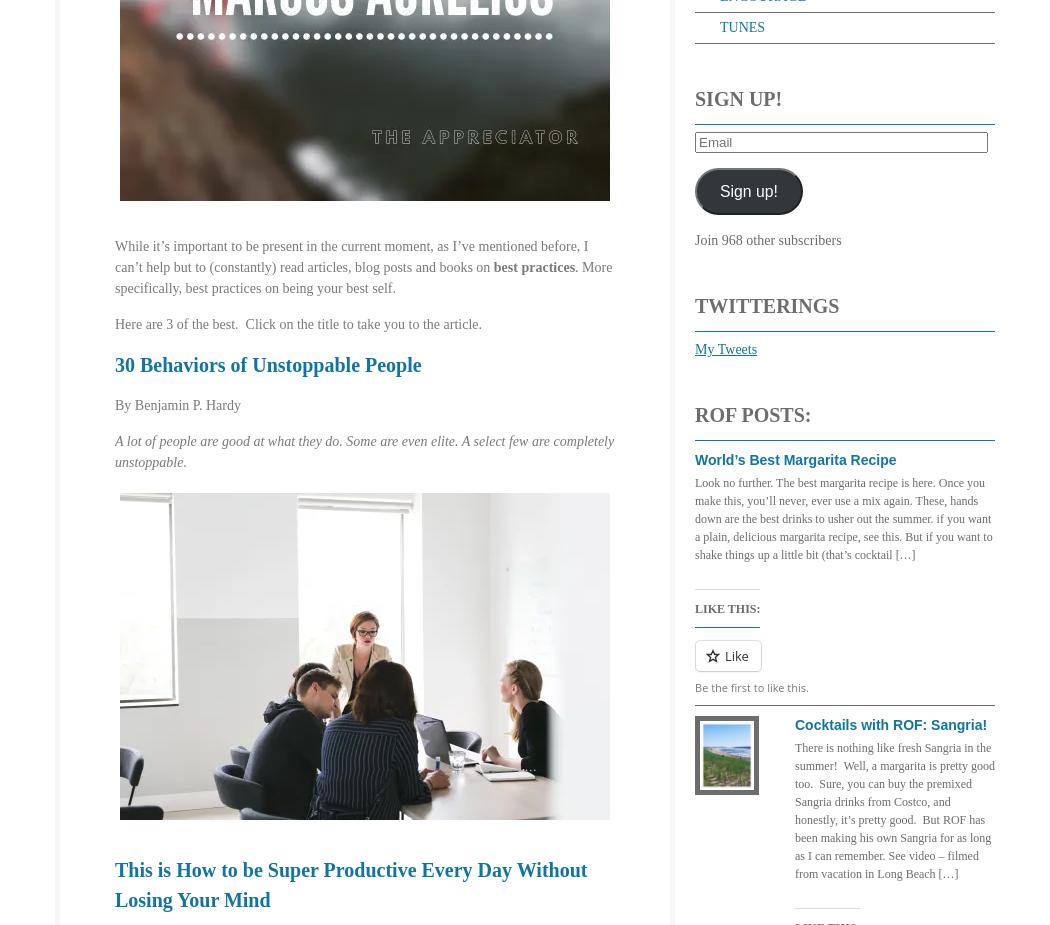 The image size is (1050, 925). Describe the element at coordinates (767, 304) in the screenshot. I see `'Twitterings'` at that location.